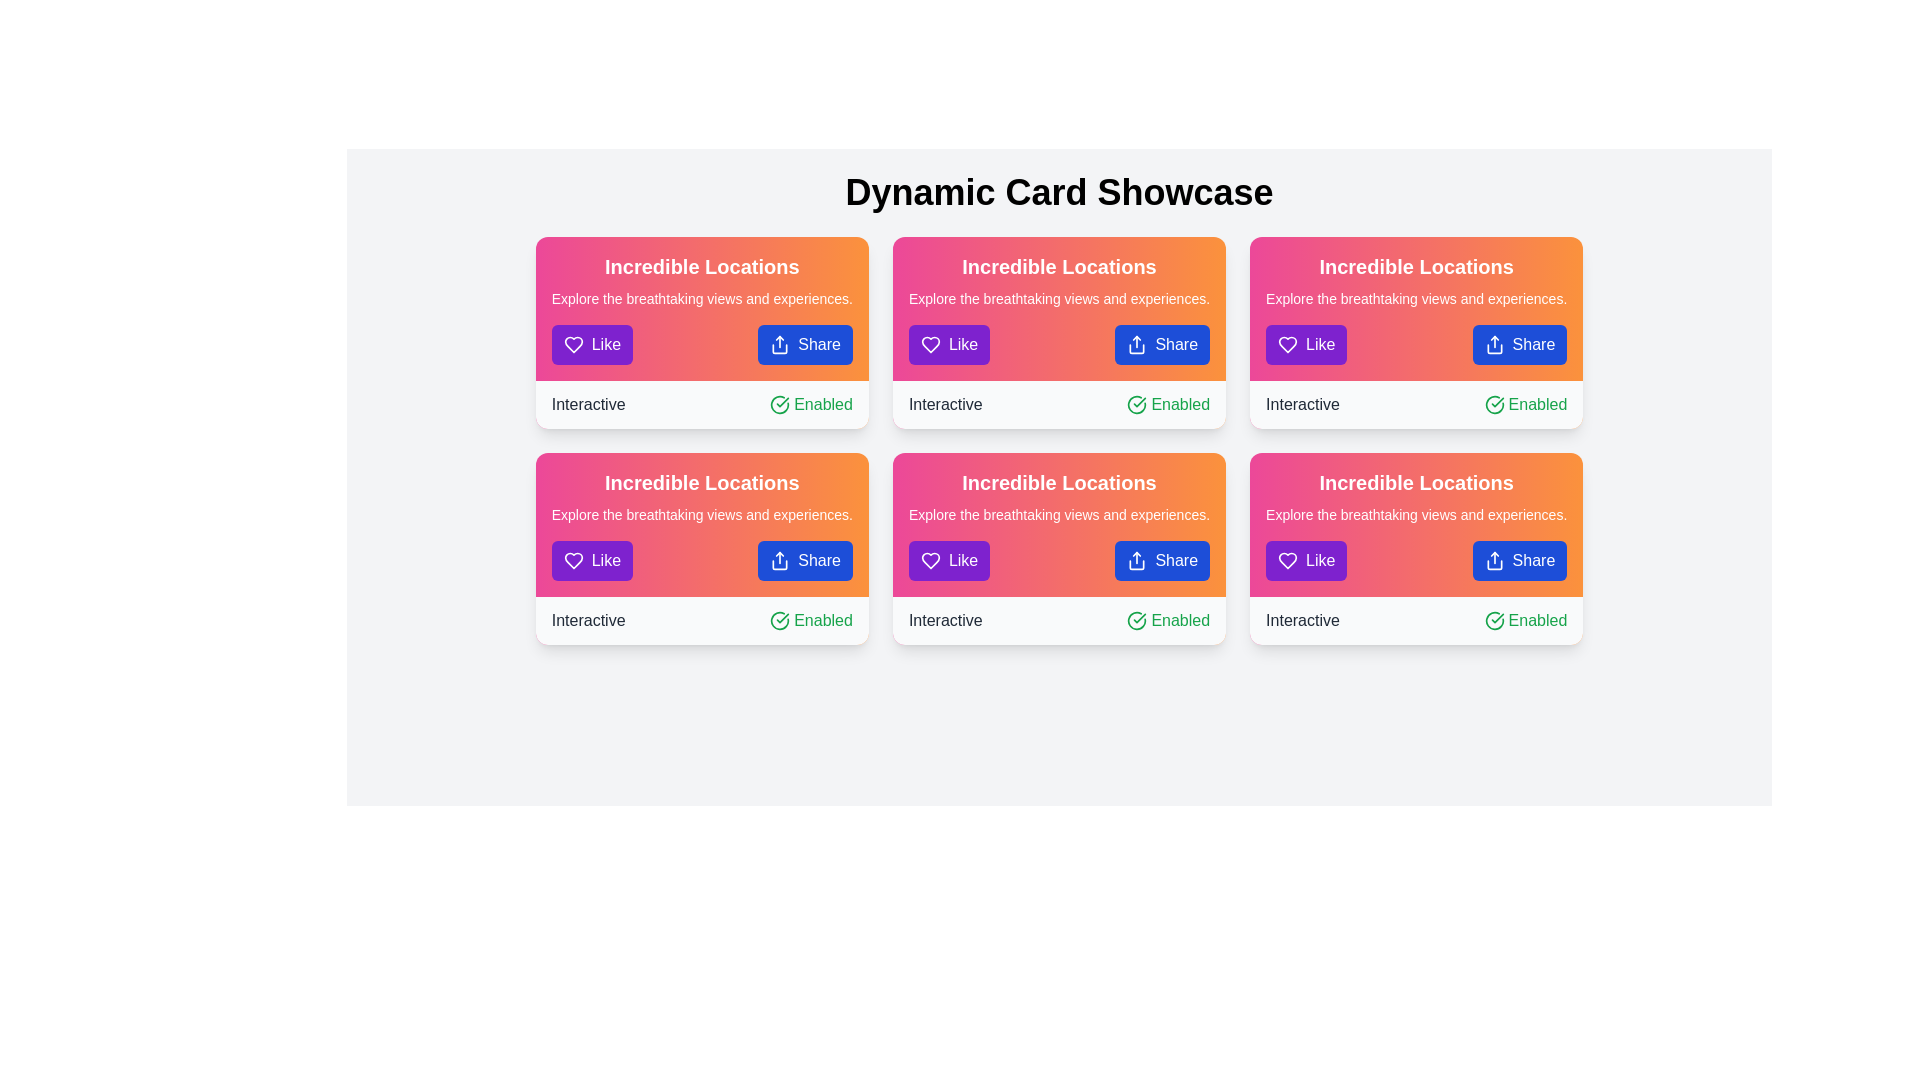 This screenshot has width=1920, height=1080. I want to click on the share icon located within the 'Share' button at the bottom right of the card in the second row, first column of the grid to initiate sharing, so click(779, 560).